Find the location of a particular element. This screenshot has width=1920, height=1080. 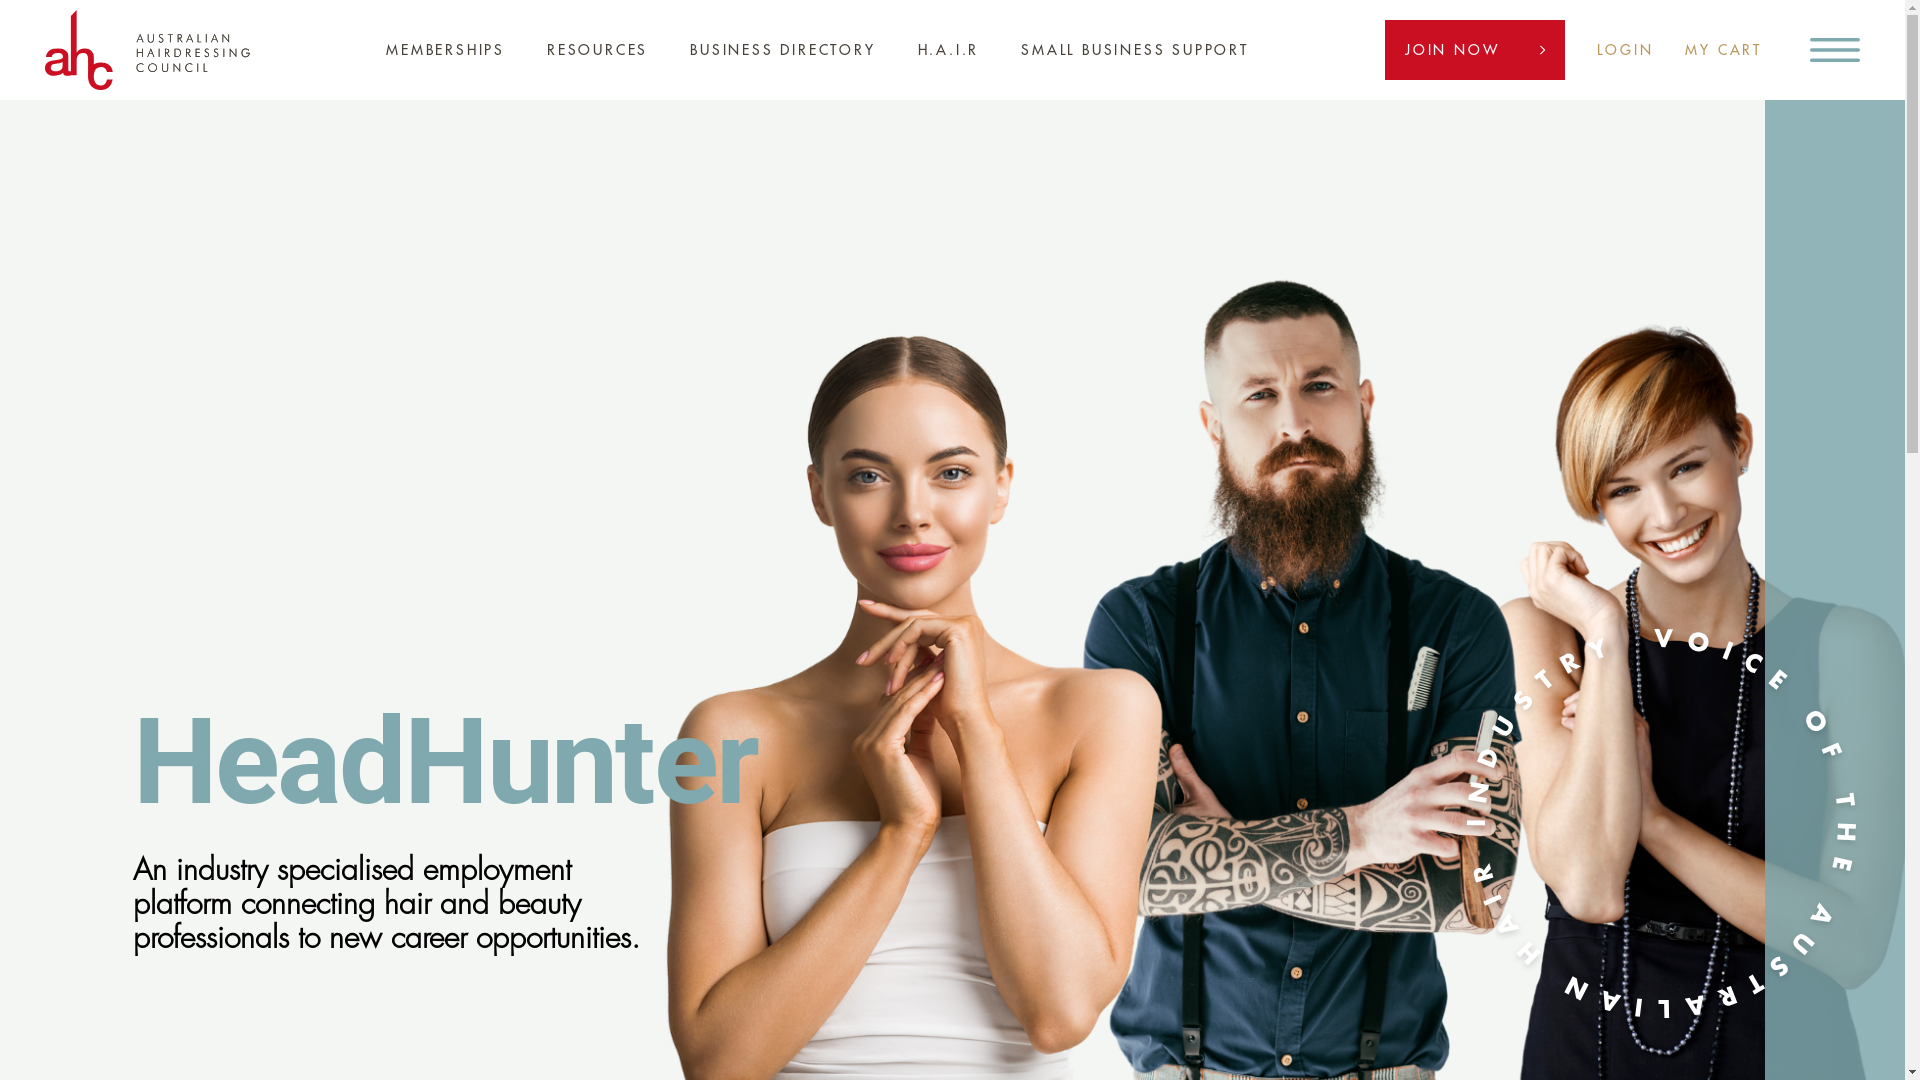

'RESOURCES' is located at coordinates (596, 49).